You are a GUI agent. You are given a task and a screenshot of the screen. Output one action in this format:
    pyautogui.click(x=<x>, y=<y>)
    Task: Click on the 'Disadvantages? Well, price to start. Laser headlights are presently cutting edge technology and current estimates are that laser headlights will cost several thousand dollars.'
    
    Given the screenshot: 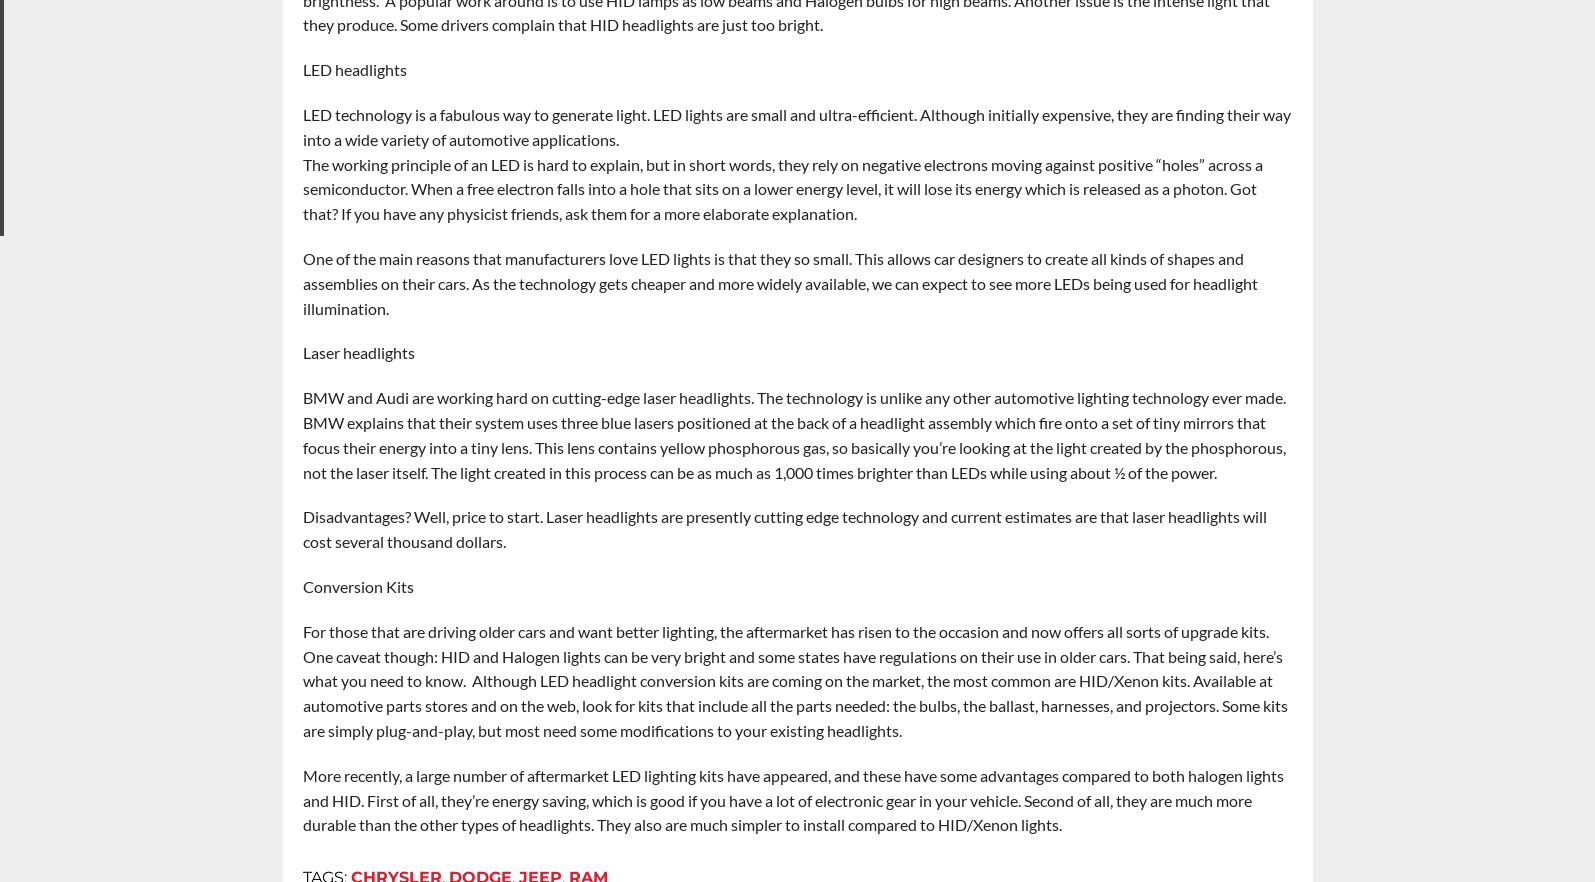 What is the action you would take?
    pyautogui.click(x=783, y=529)
    